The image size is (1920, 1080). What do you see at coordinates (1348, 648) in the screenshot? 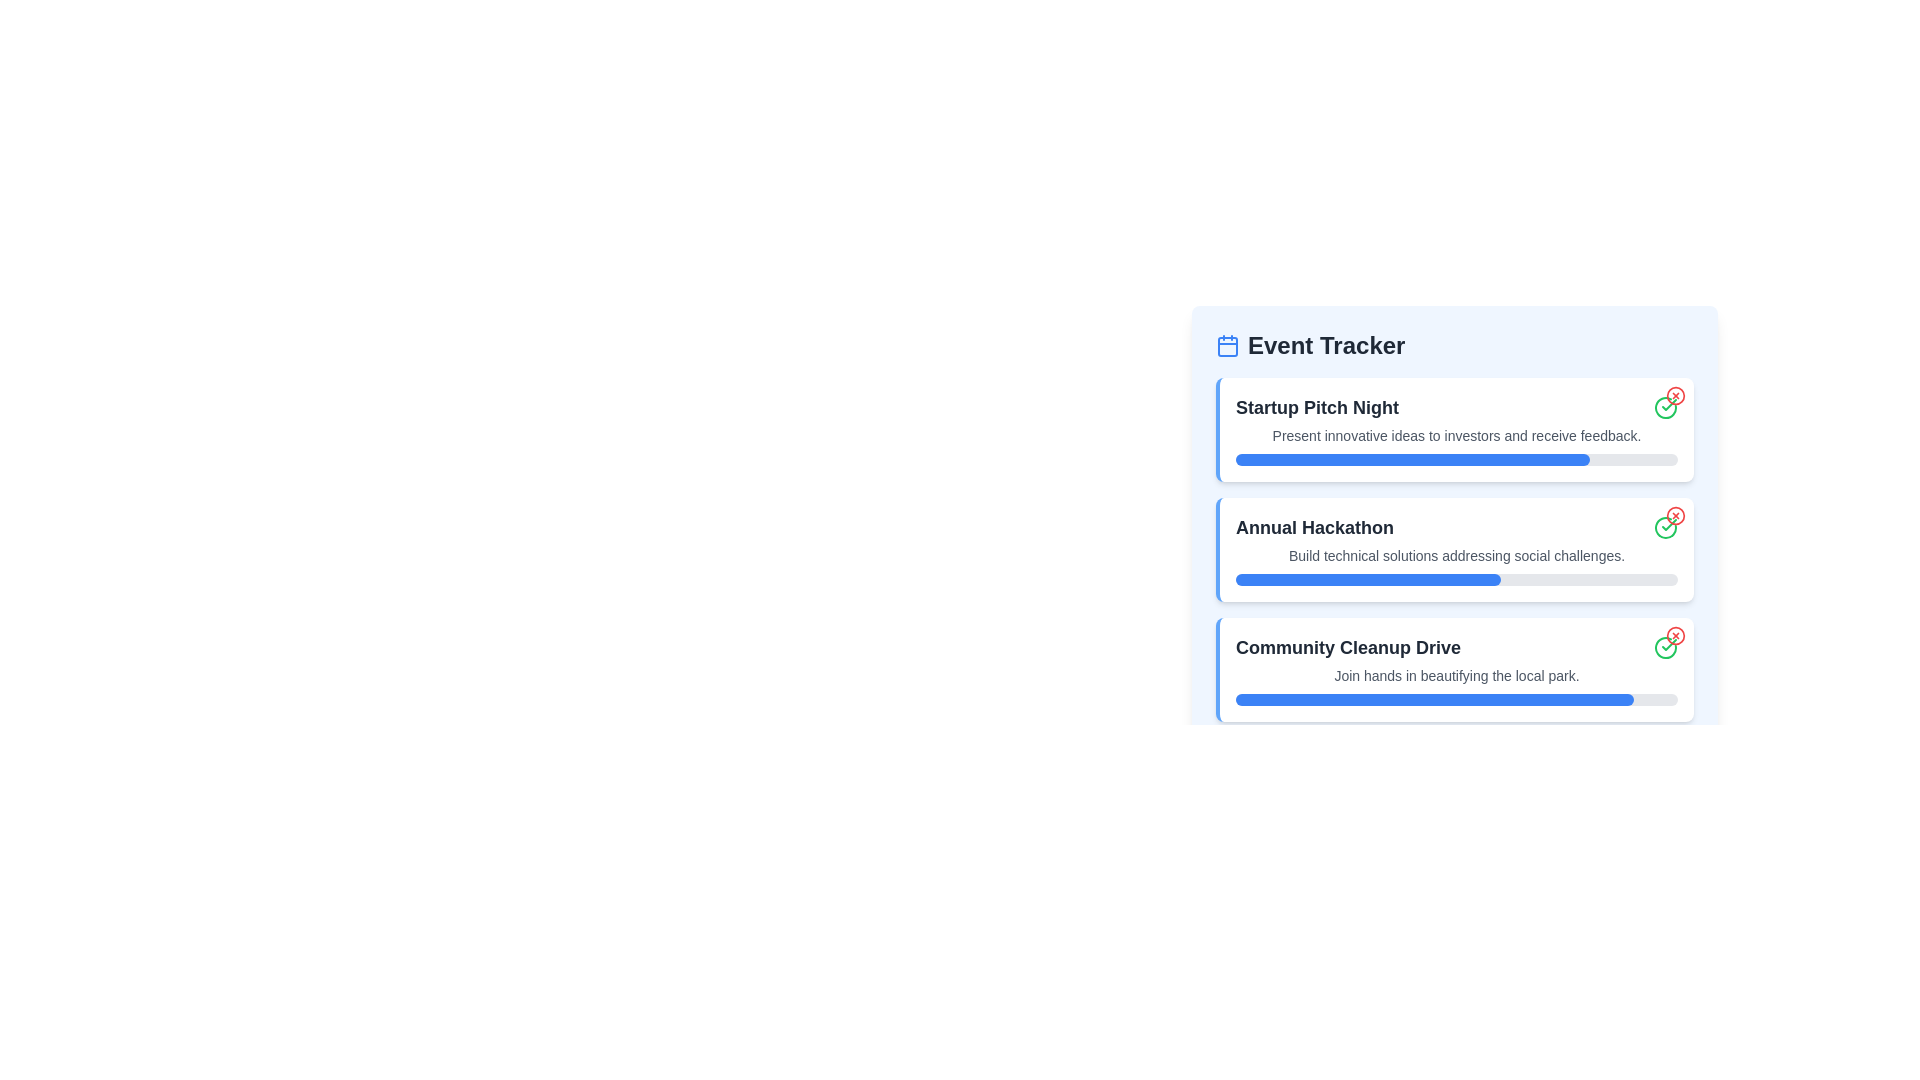
I see `the text label displaying 'Community Cleanup Drive', which is prominently styled in a large bold dark gray font within the 'Event Tracker' section` at bounding box center [1348, 648].